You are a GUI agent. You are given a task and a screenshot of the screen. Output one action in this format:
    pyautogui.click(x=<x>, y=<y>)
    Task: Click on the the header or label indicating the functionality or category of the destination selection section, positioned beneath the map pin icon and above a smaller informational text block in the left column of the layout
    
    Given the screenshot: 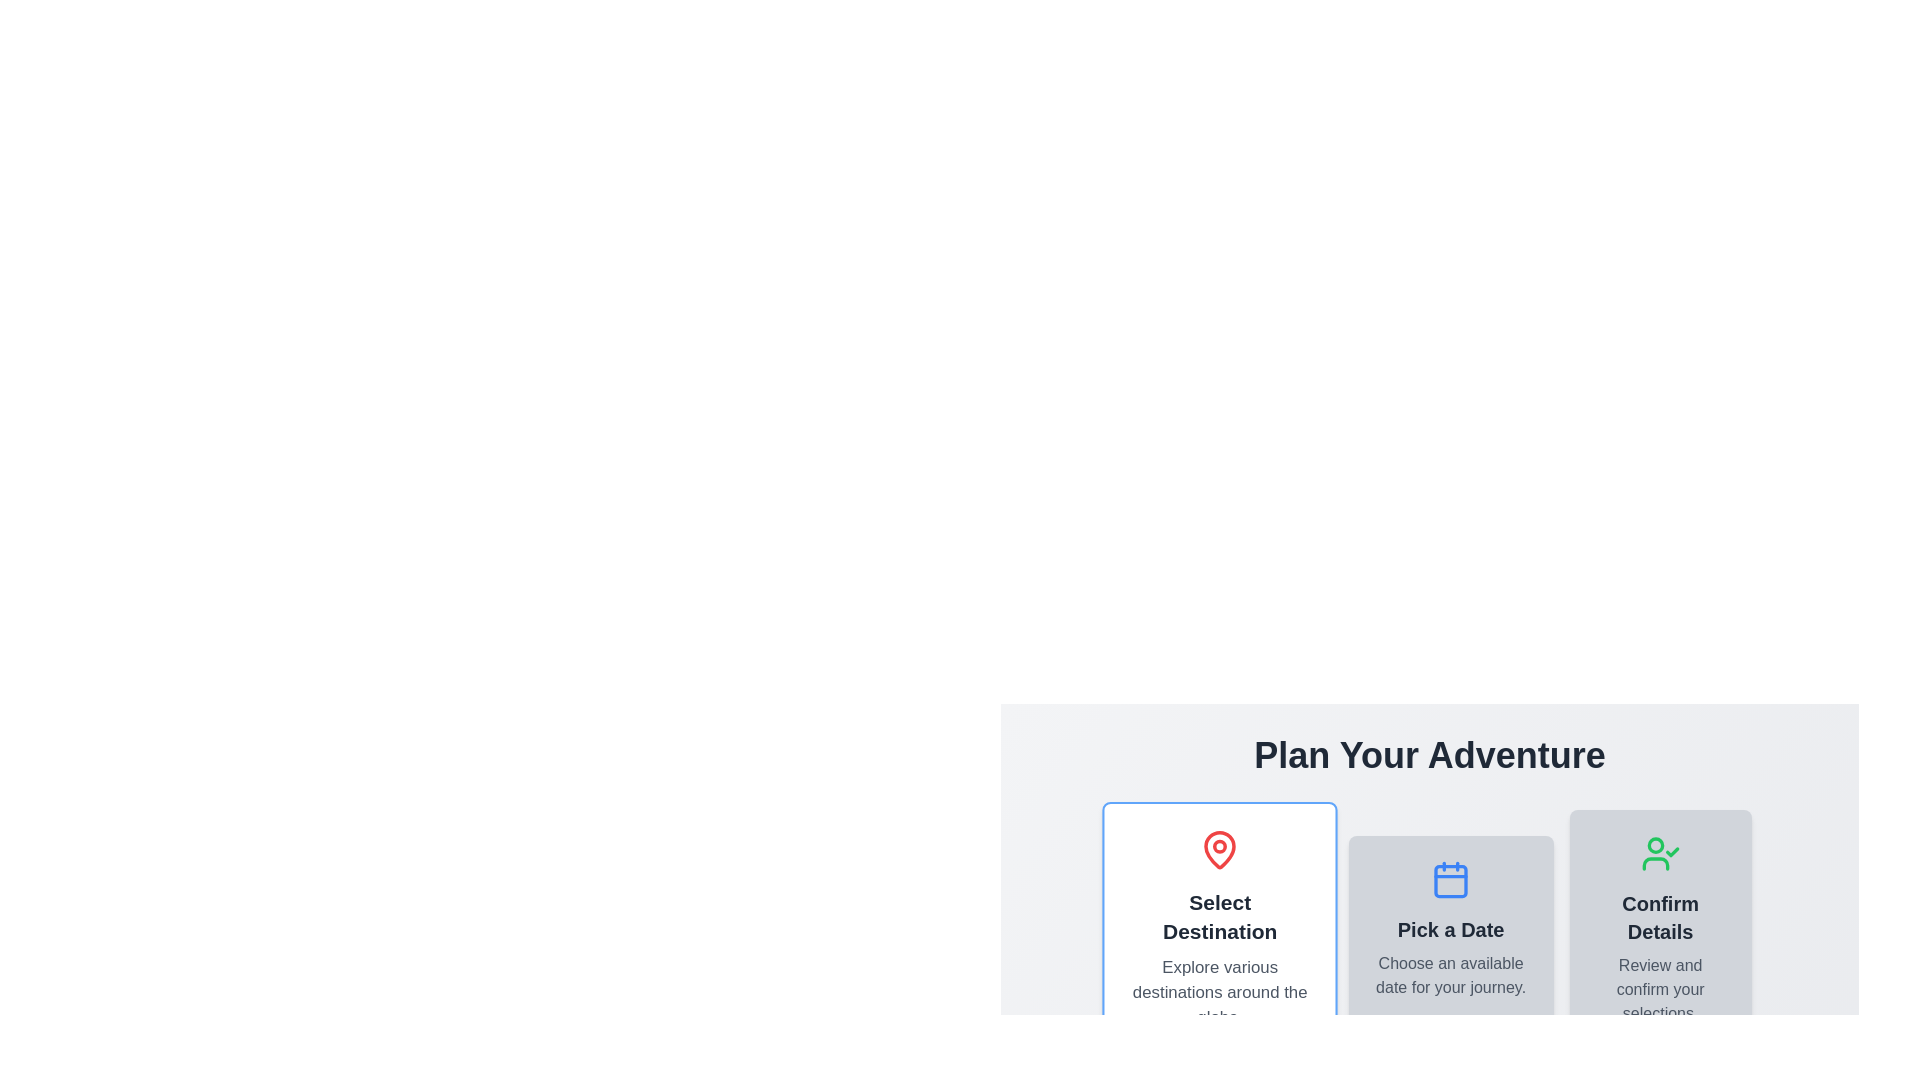 What is the action you would take?
    pyautogui.click(x=1219, y=917)
    